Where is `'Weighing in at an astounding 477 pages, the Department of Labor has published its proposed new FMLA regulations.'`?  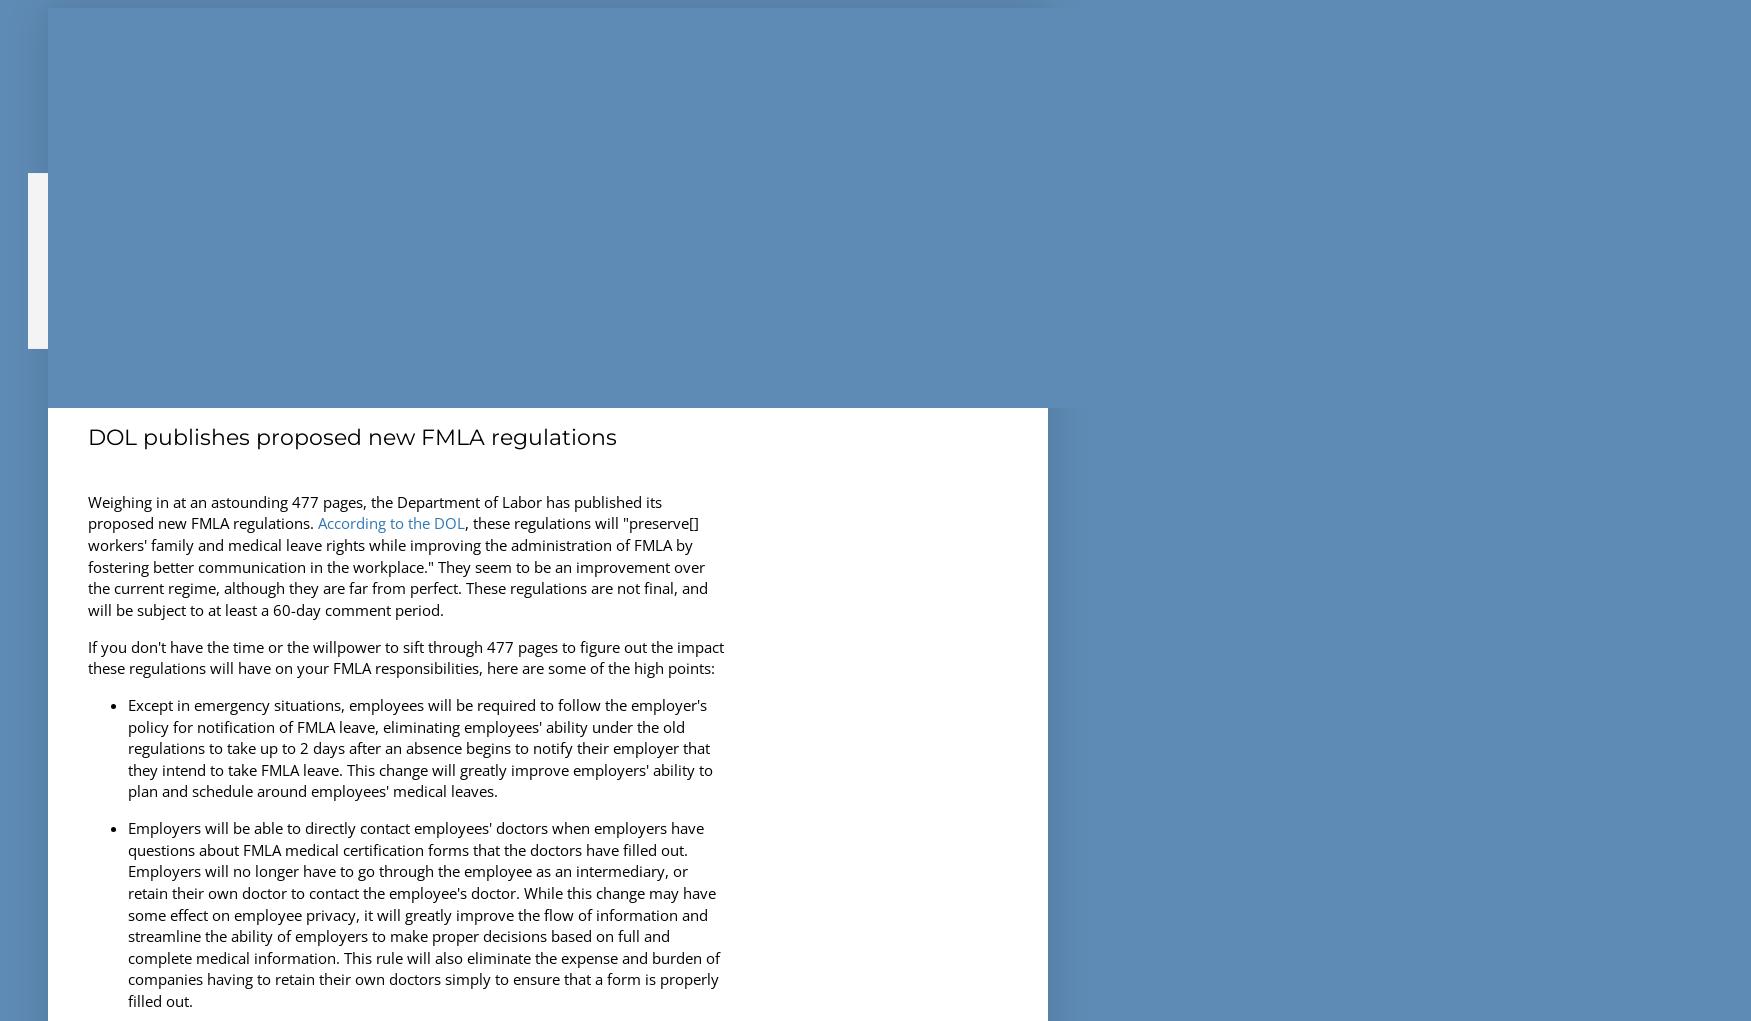
'Weighing in at an astounding 477 pages, the Department of Labor has published its proposed new FMLA regulations.' is located at coordinates (374, 512).